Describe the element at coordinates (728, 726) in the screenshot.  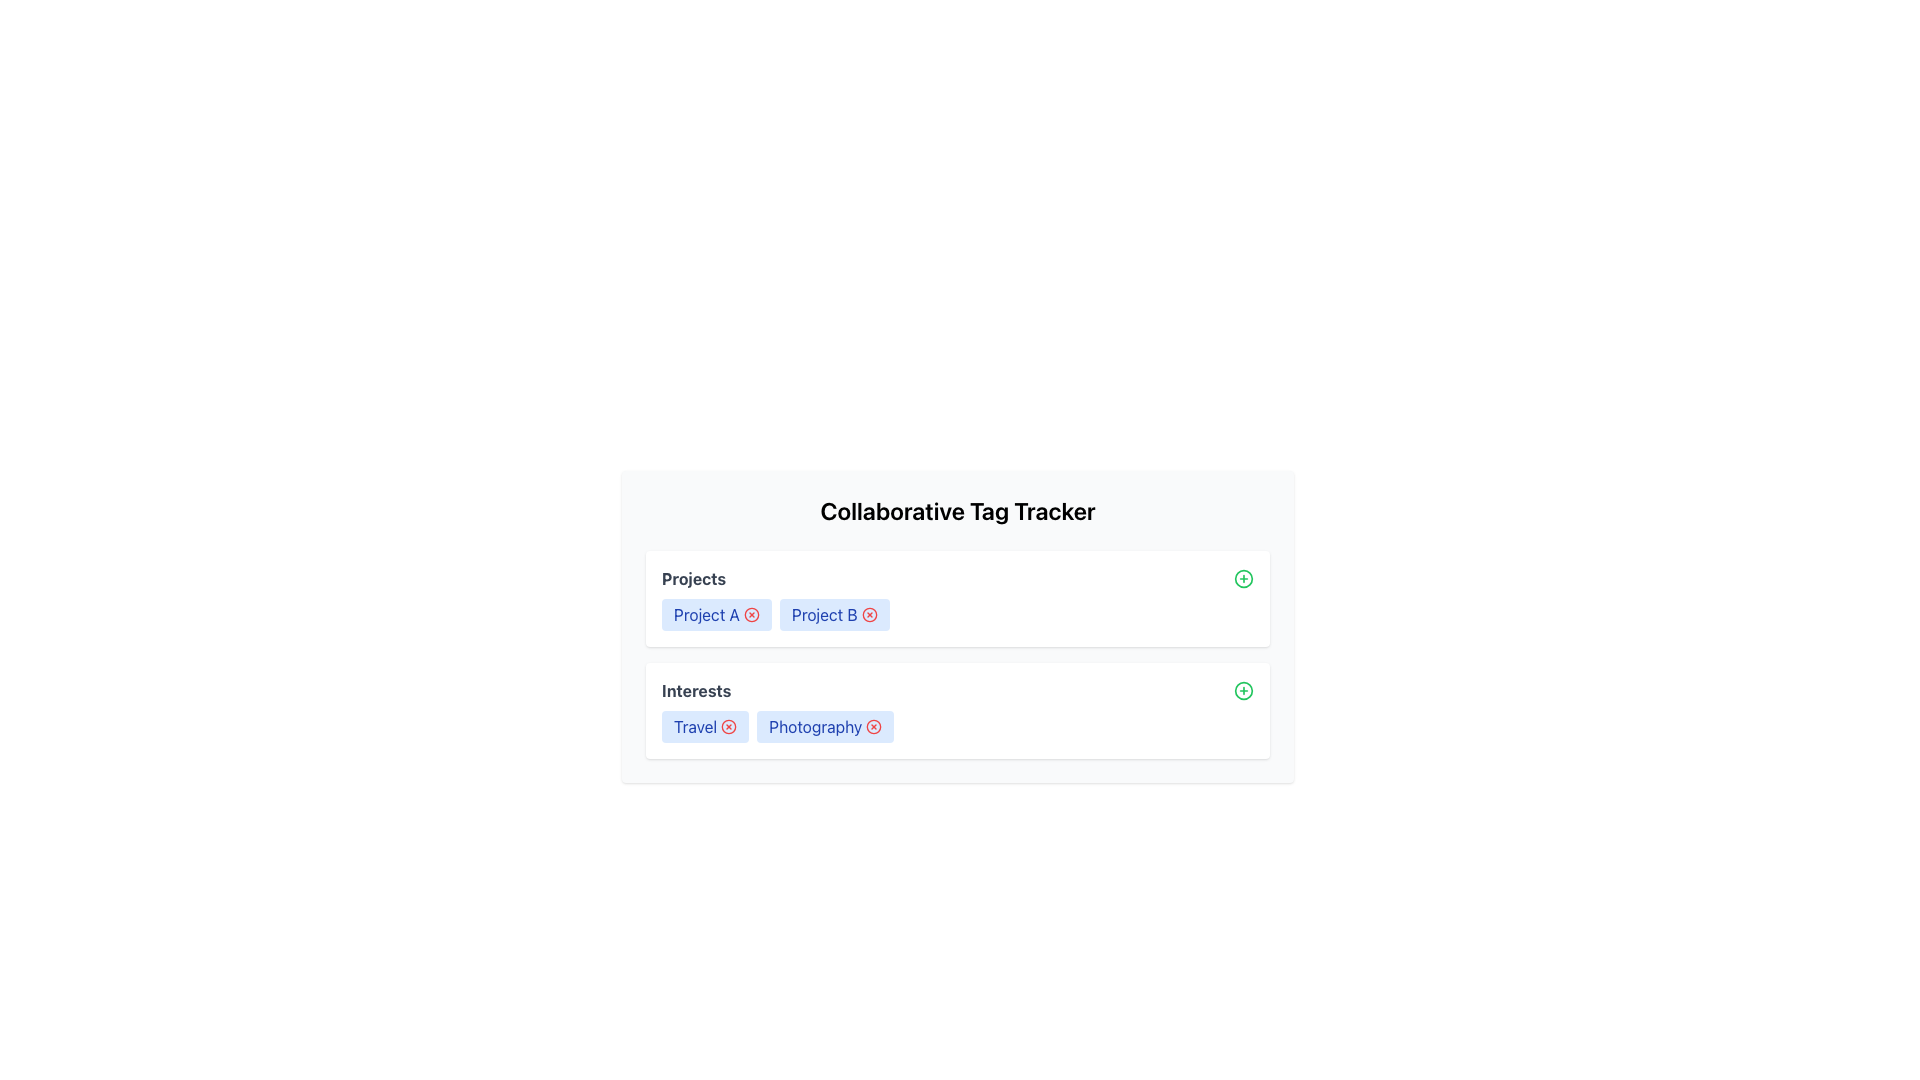
I see `the close button for the 'Travel' tag in the 'Interests' section` at that location.